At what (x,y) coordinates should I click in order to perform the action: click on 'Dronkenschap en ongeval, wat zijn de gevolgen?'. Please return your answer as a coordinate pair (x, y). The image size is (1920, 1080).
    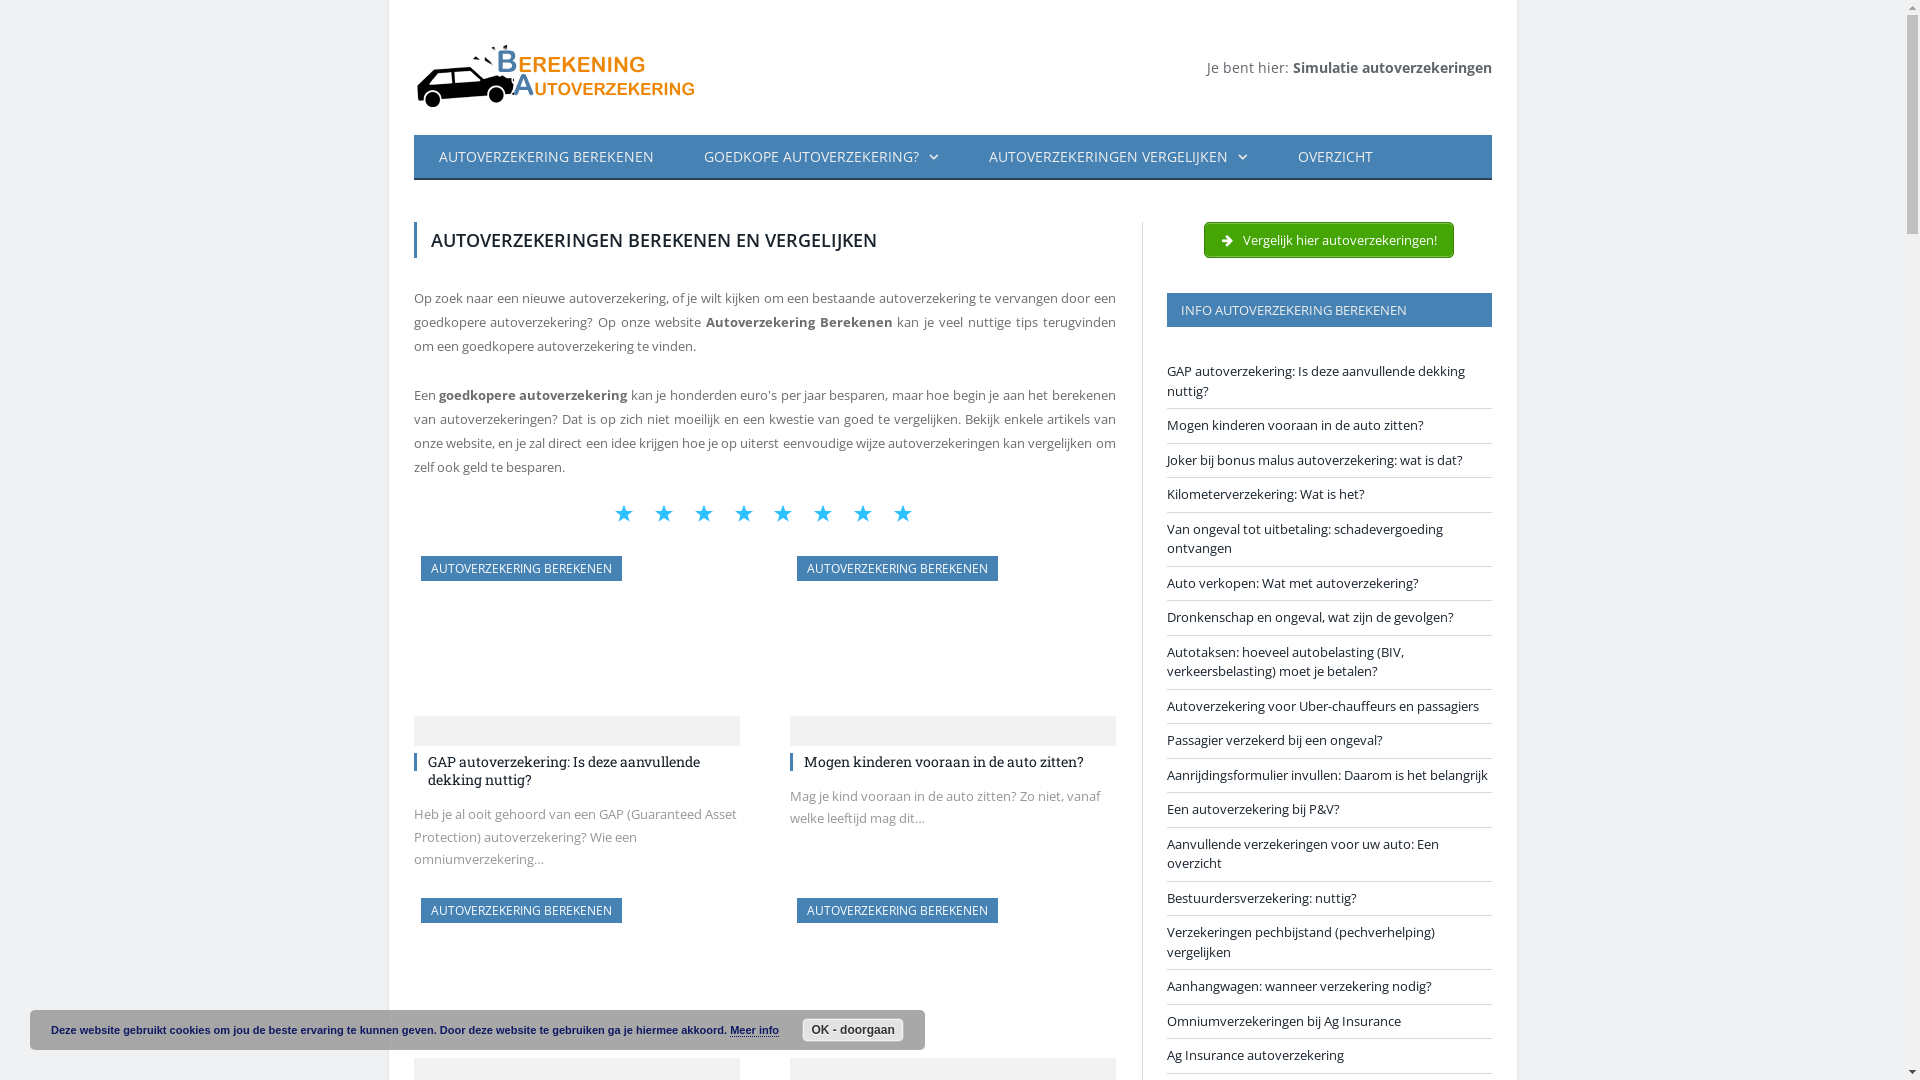
    Looking at the image, I should click on (1309, 616).